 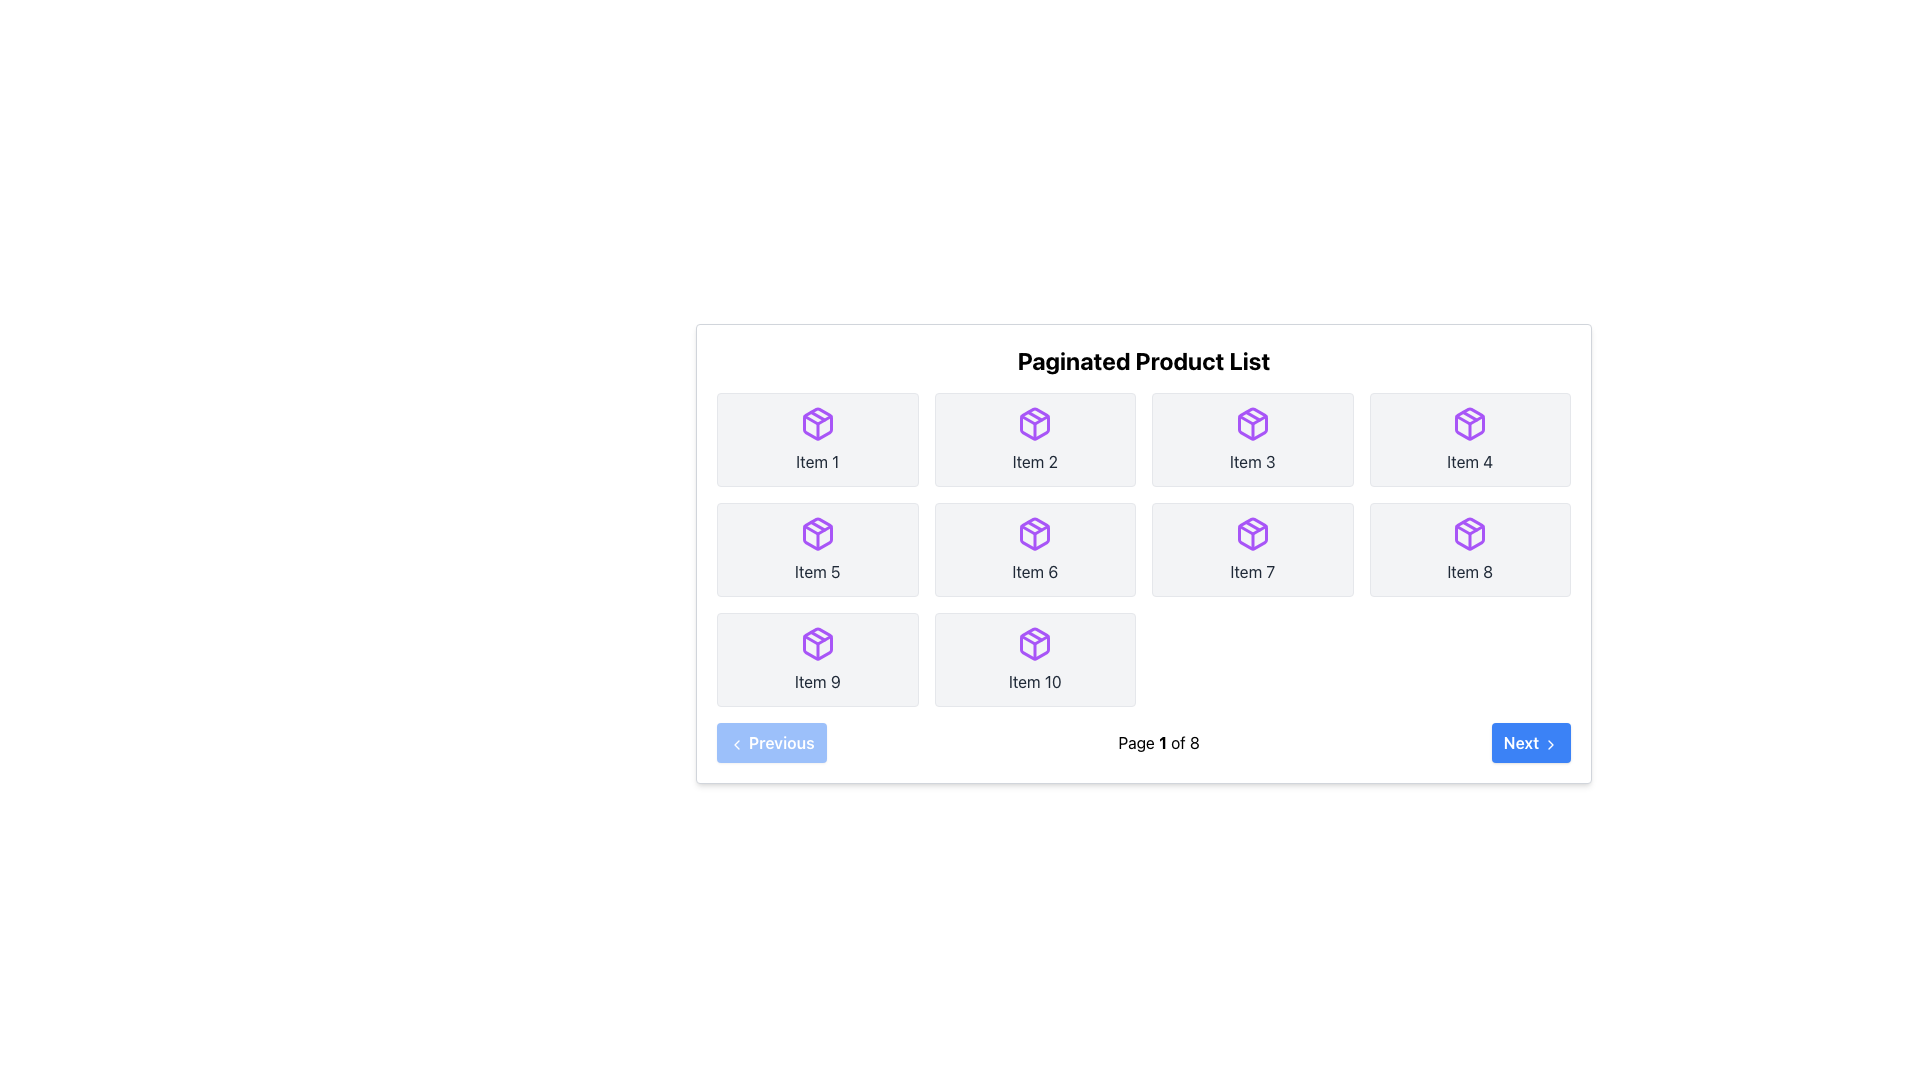 I want to click on the text label that serves as the title or header for the product list section, positioned centrally at the top of the section, so click(x=1143, y=361).